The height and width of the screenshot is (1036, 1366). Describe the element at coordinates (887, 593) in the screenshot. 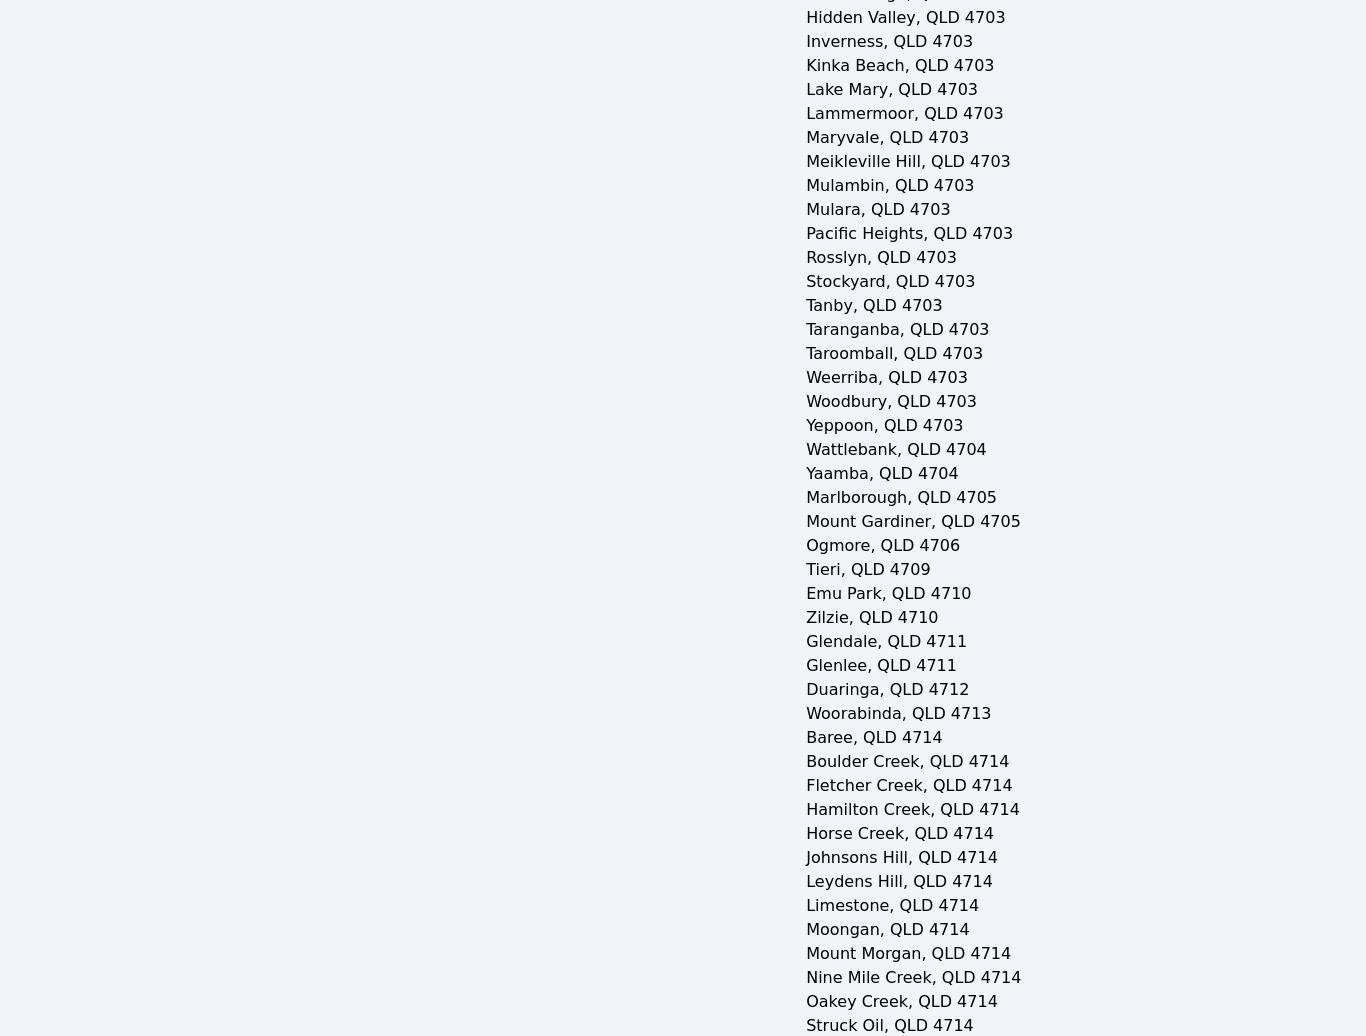

I see `'Emu Park, QLD 4710'` at that location.